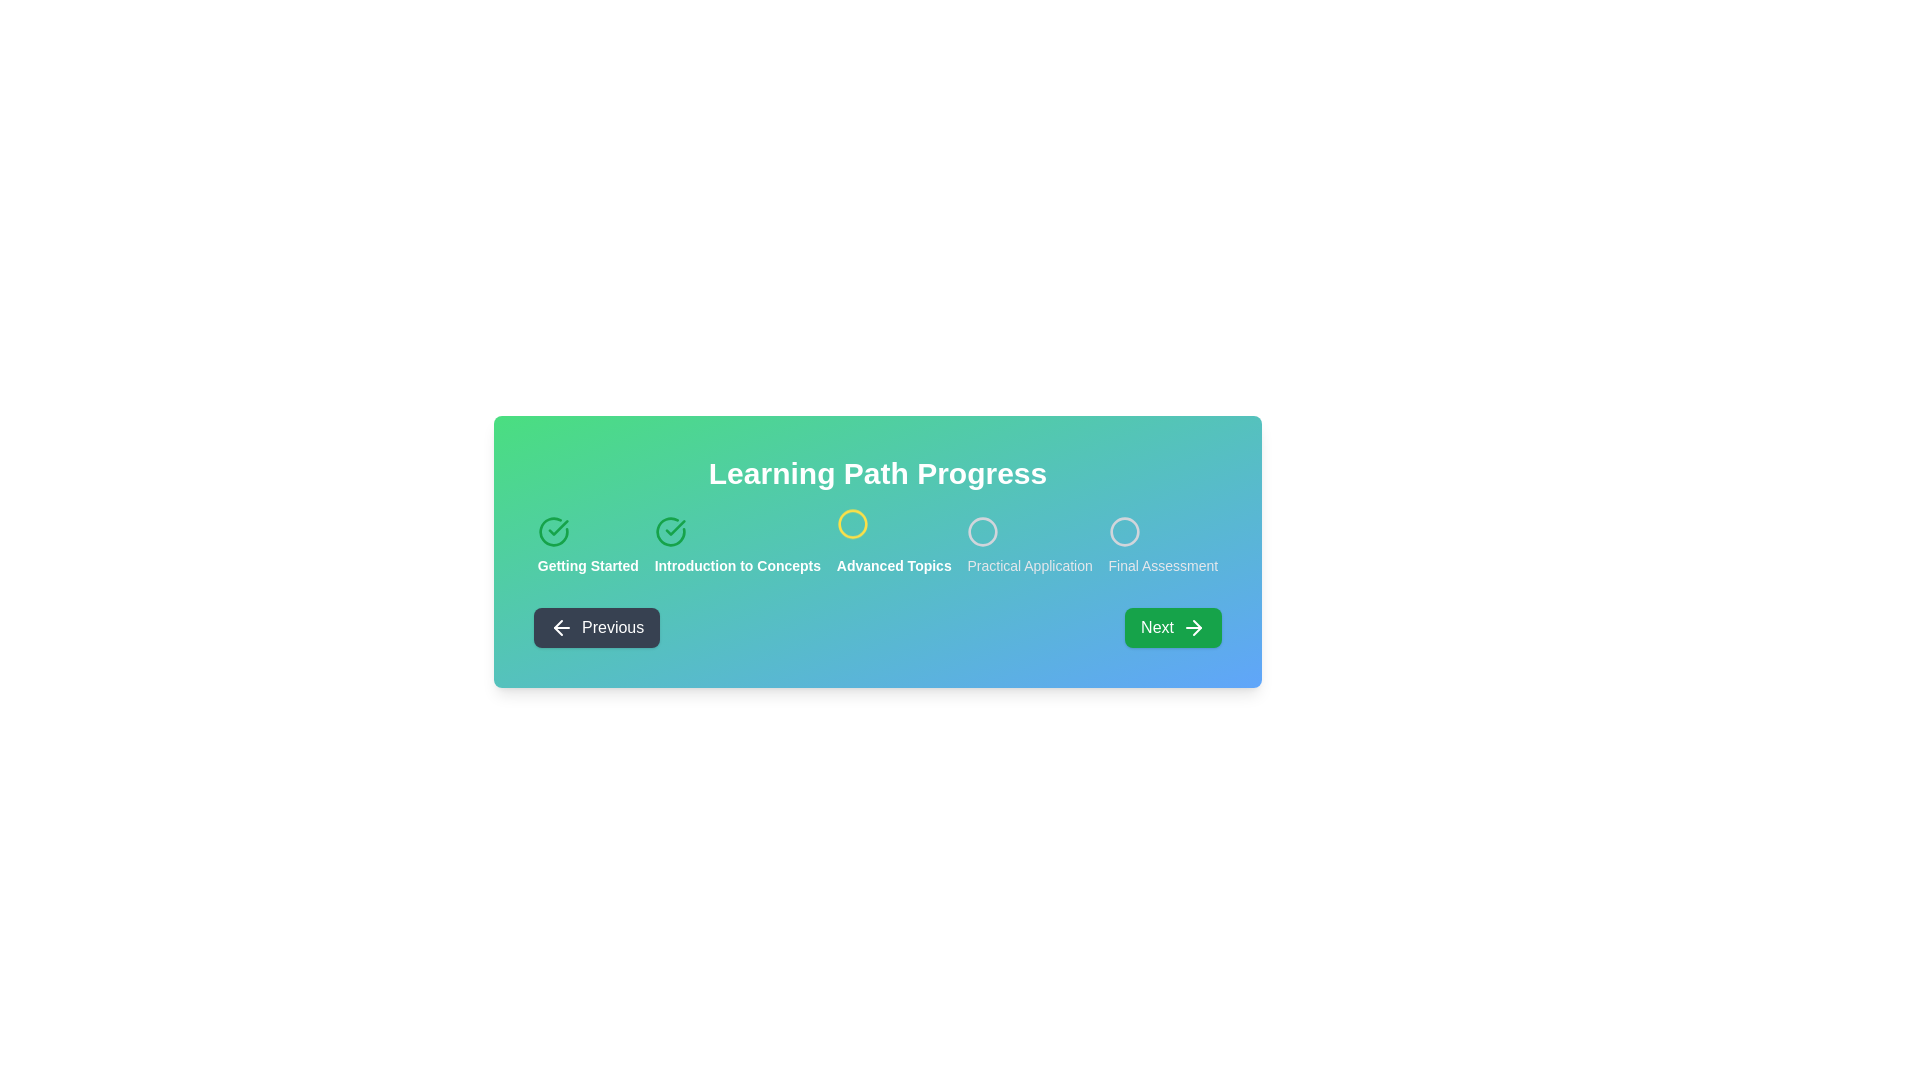  I want to click on the green 'Next' button containing the right-arrow icon to proceed to the next step, so click(1194, 627).